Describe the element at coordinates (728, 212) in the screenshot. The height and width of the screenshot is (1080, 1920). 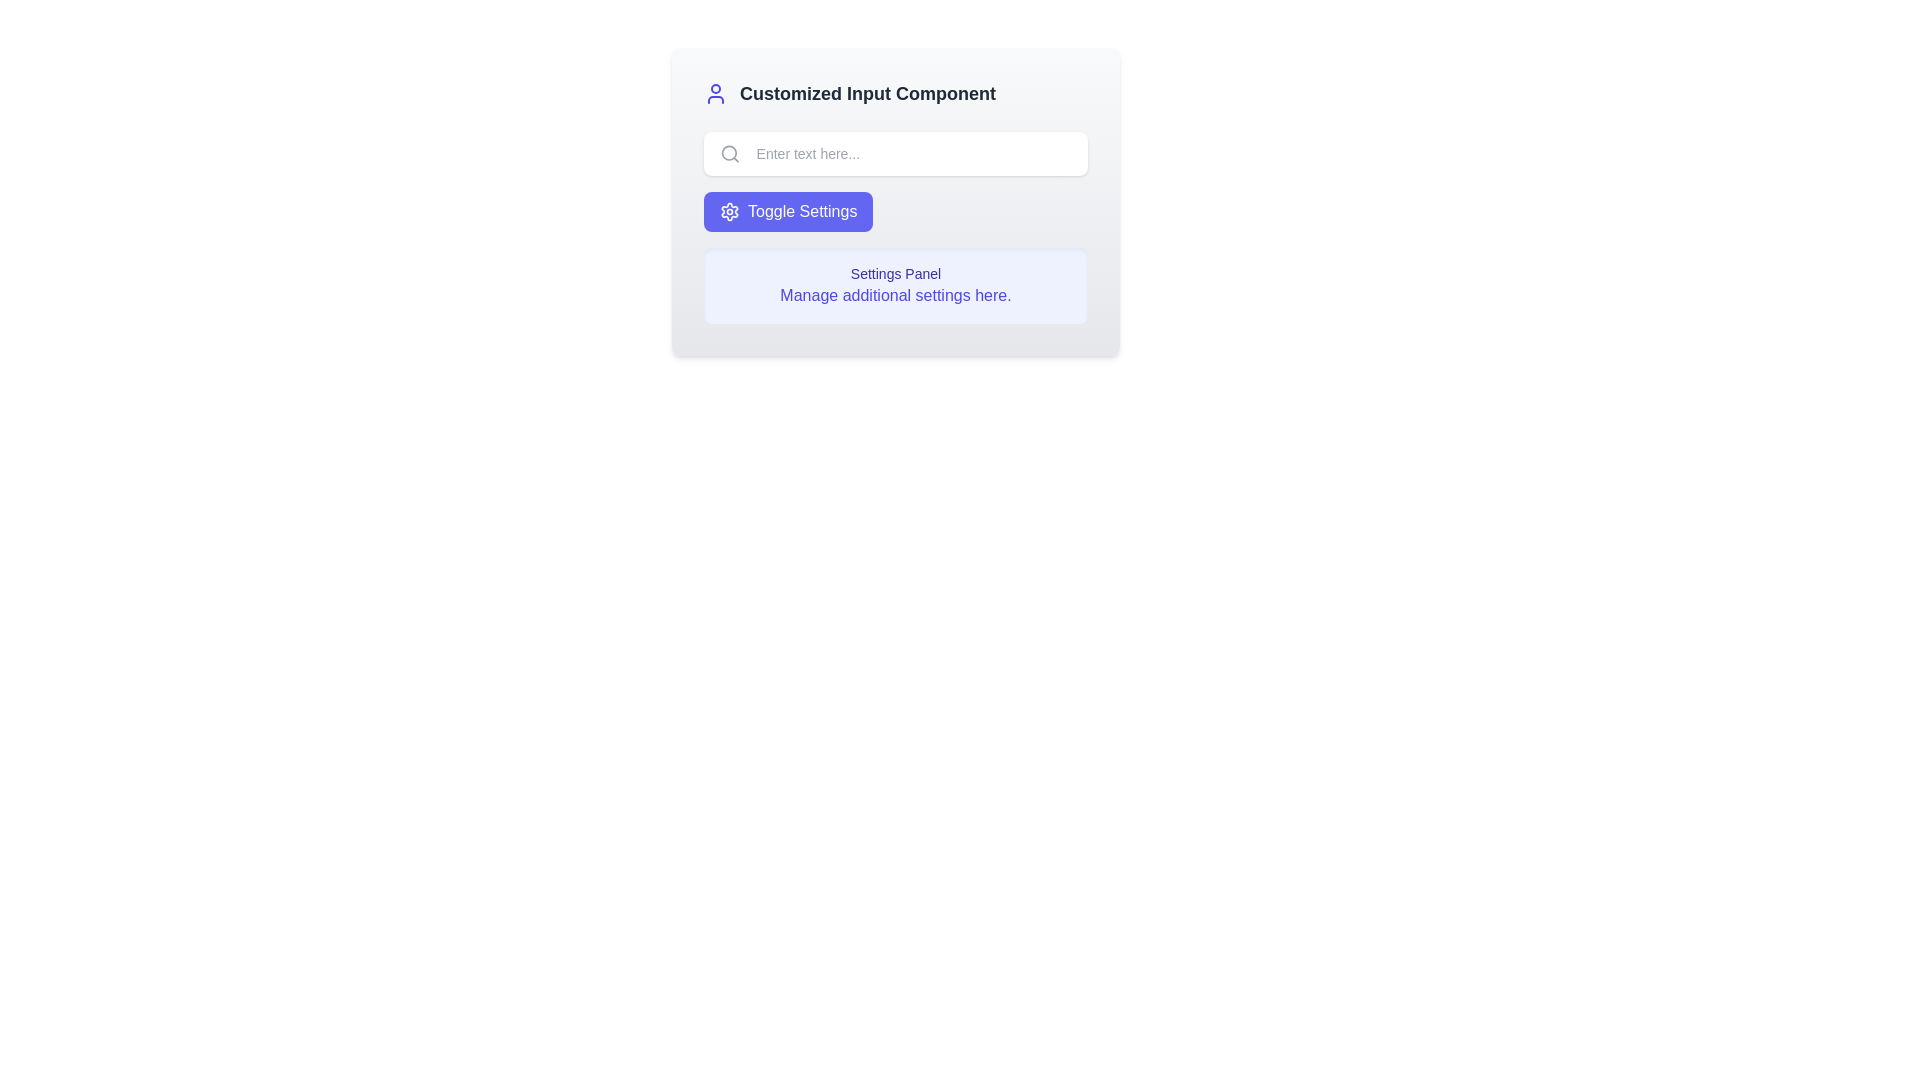
I see `the gear icon within the 'Toggle Settings' button, which features a purple fill and white outline, located towards the left side of the button` at that location.